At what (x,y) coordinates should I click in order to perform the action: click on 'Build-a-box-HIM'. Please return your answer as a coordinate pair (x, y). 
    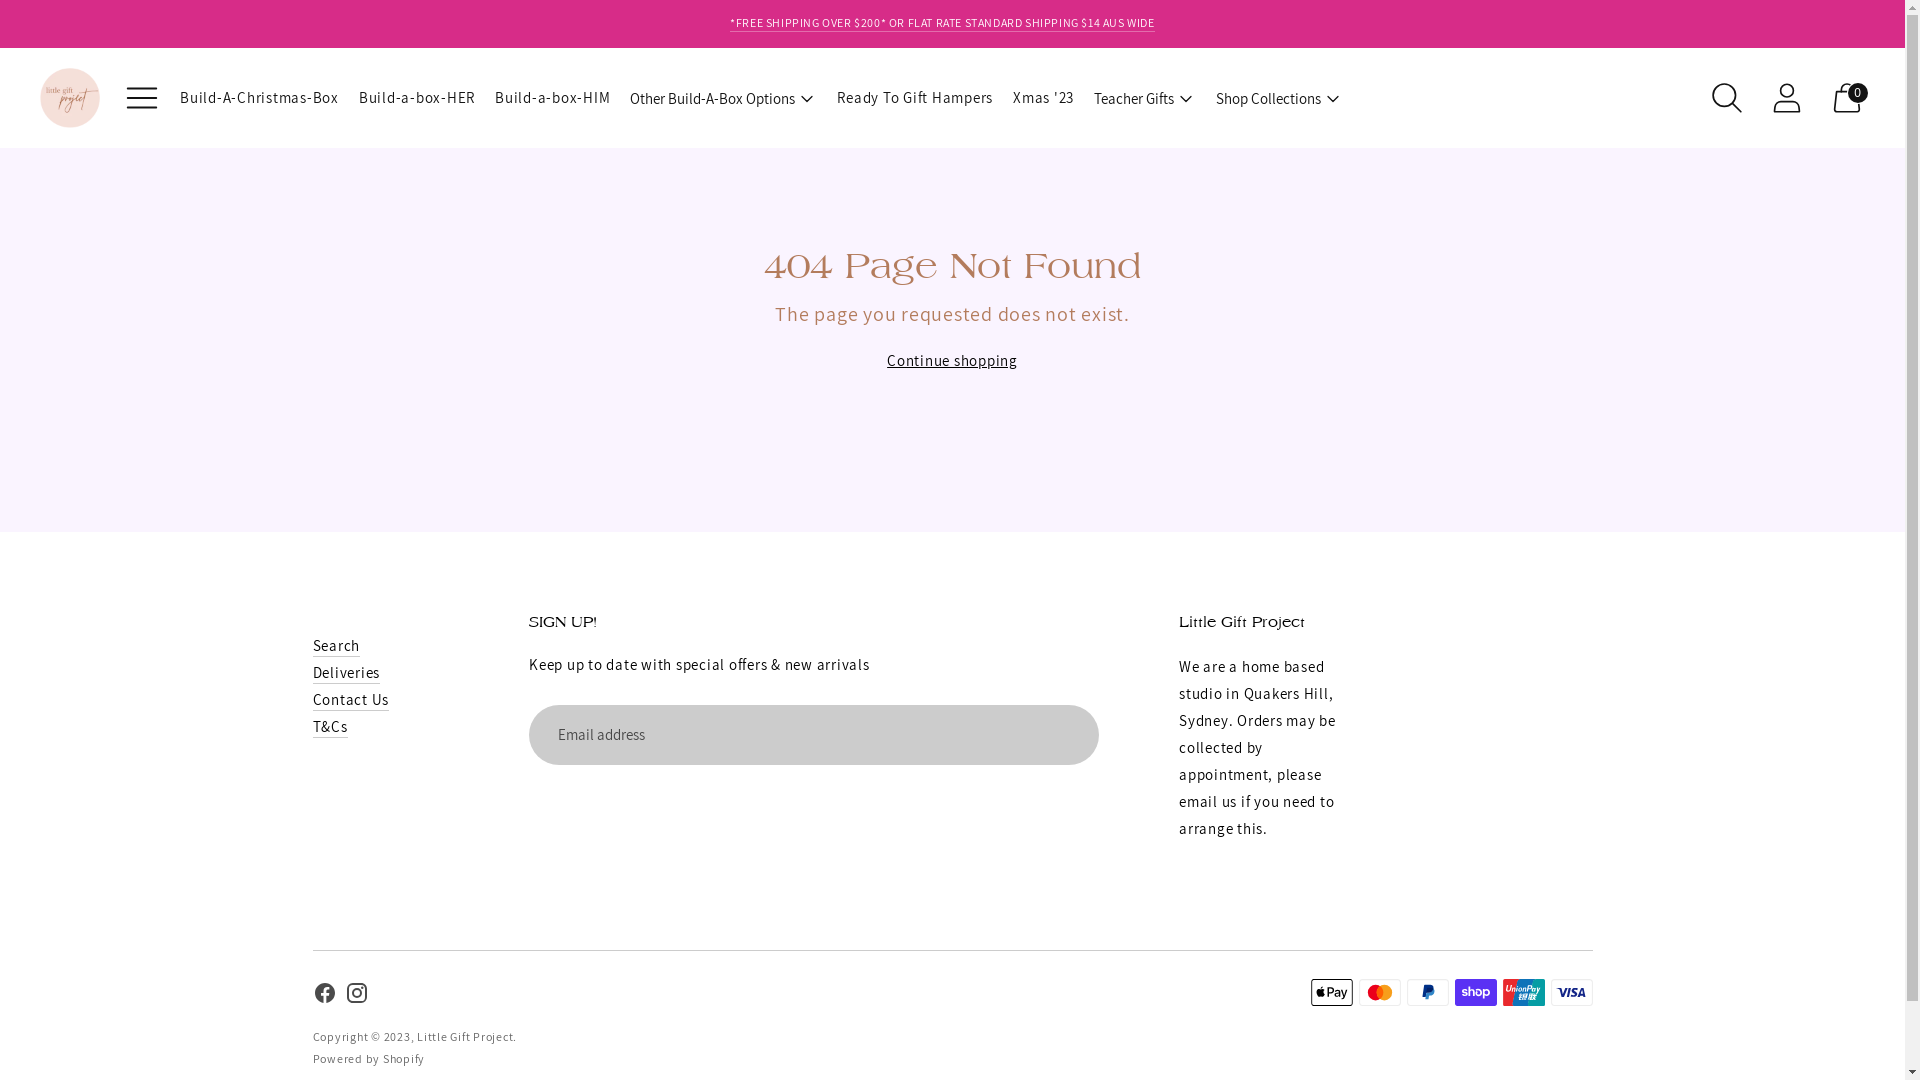
    Looking at the image, I should click on (552, 97).